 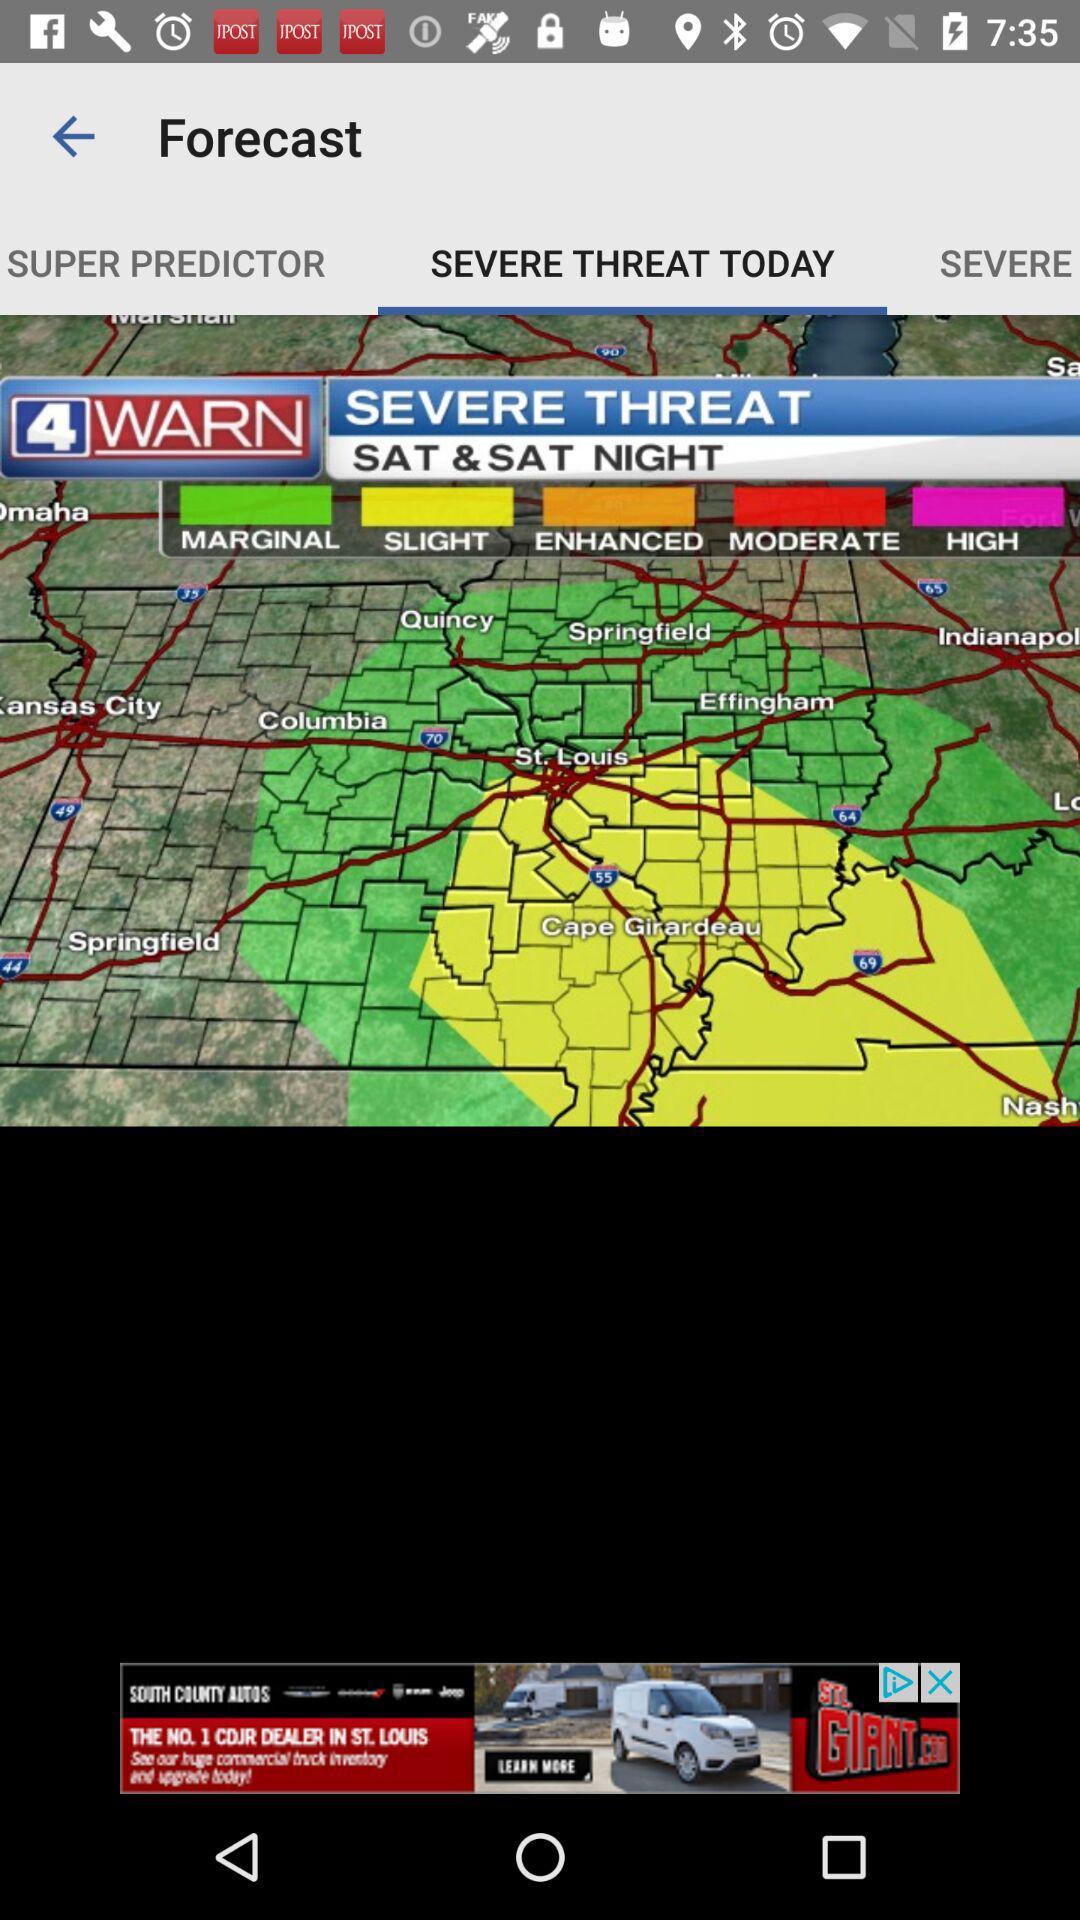 What do you see at coordinates (540, 1727) in the screenshot?
I see `open` at bounding box center [540, 1727].